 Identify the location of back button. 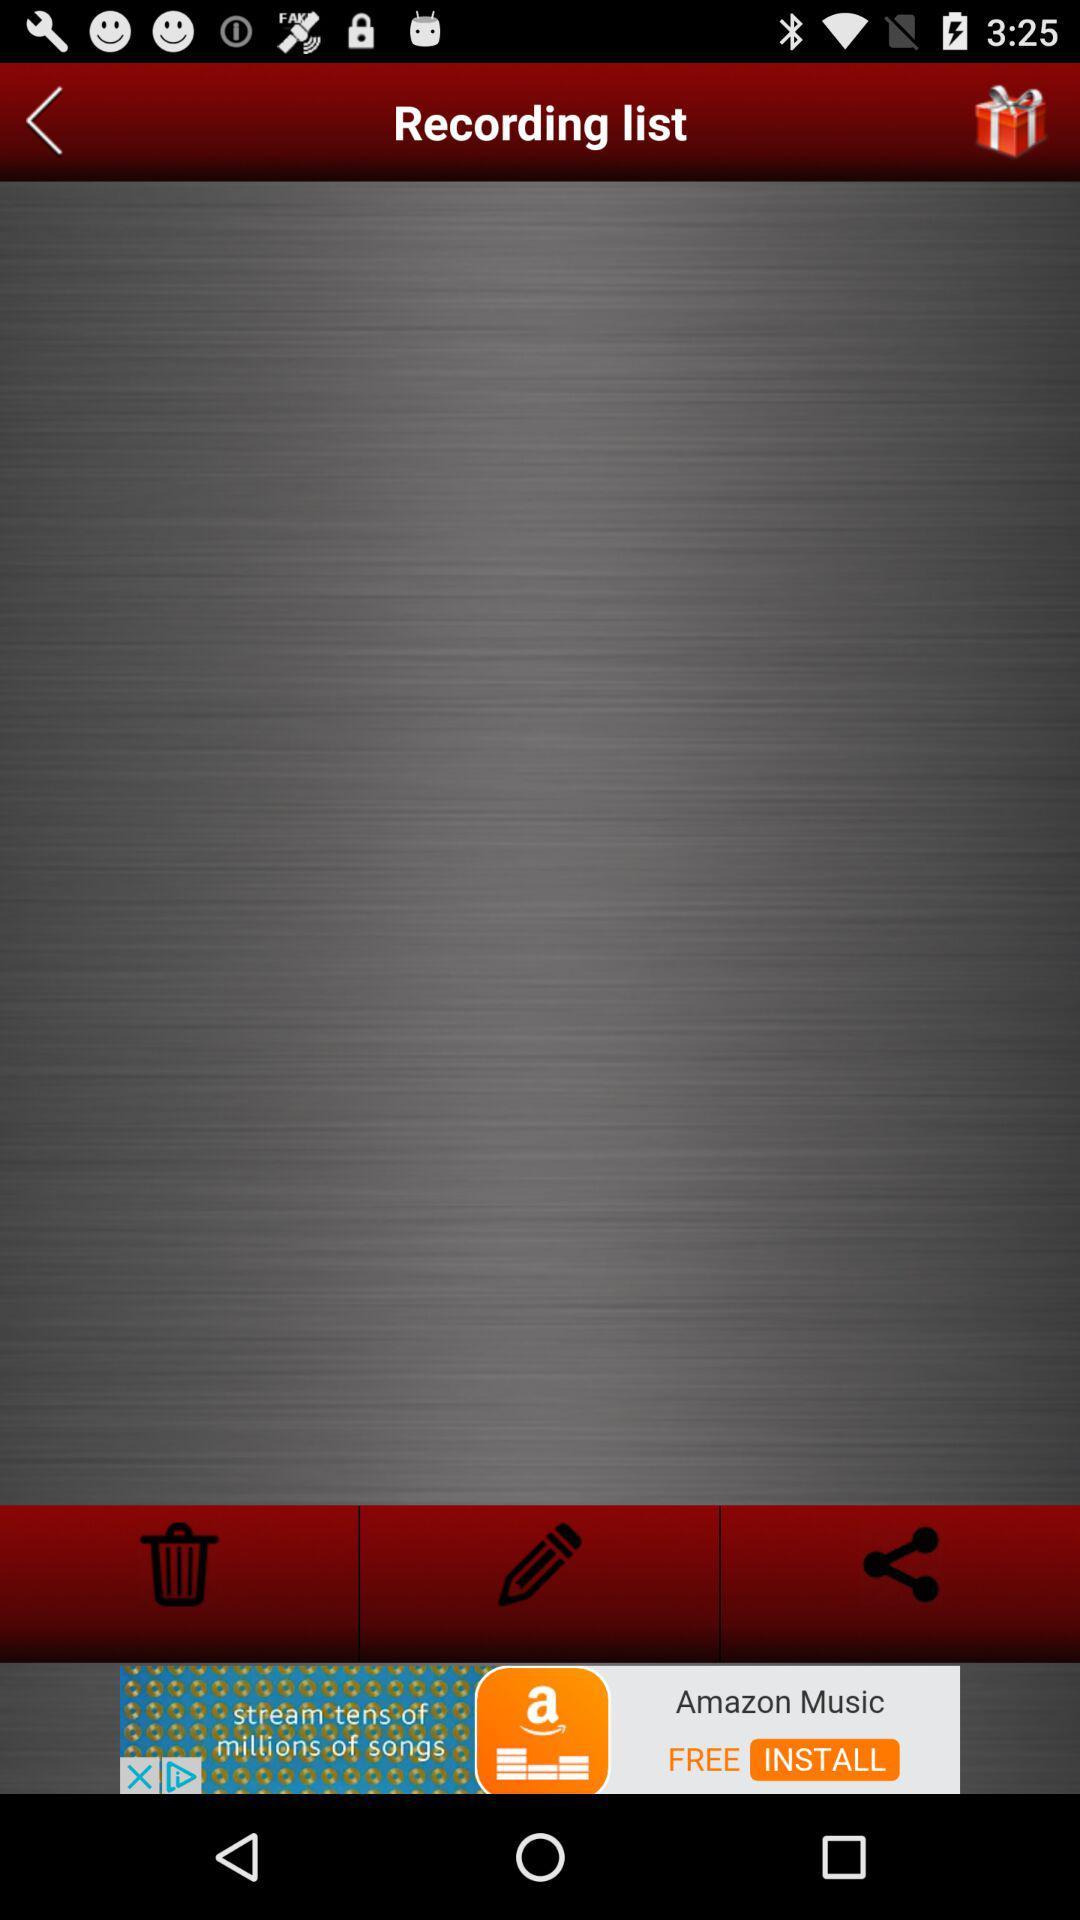
(44, 121).